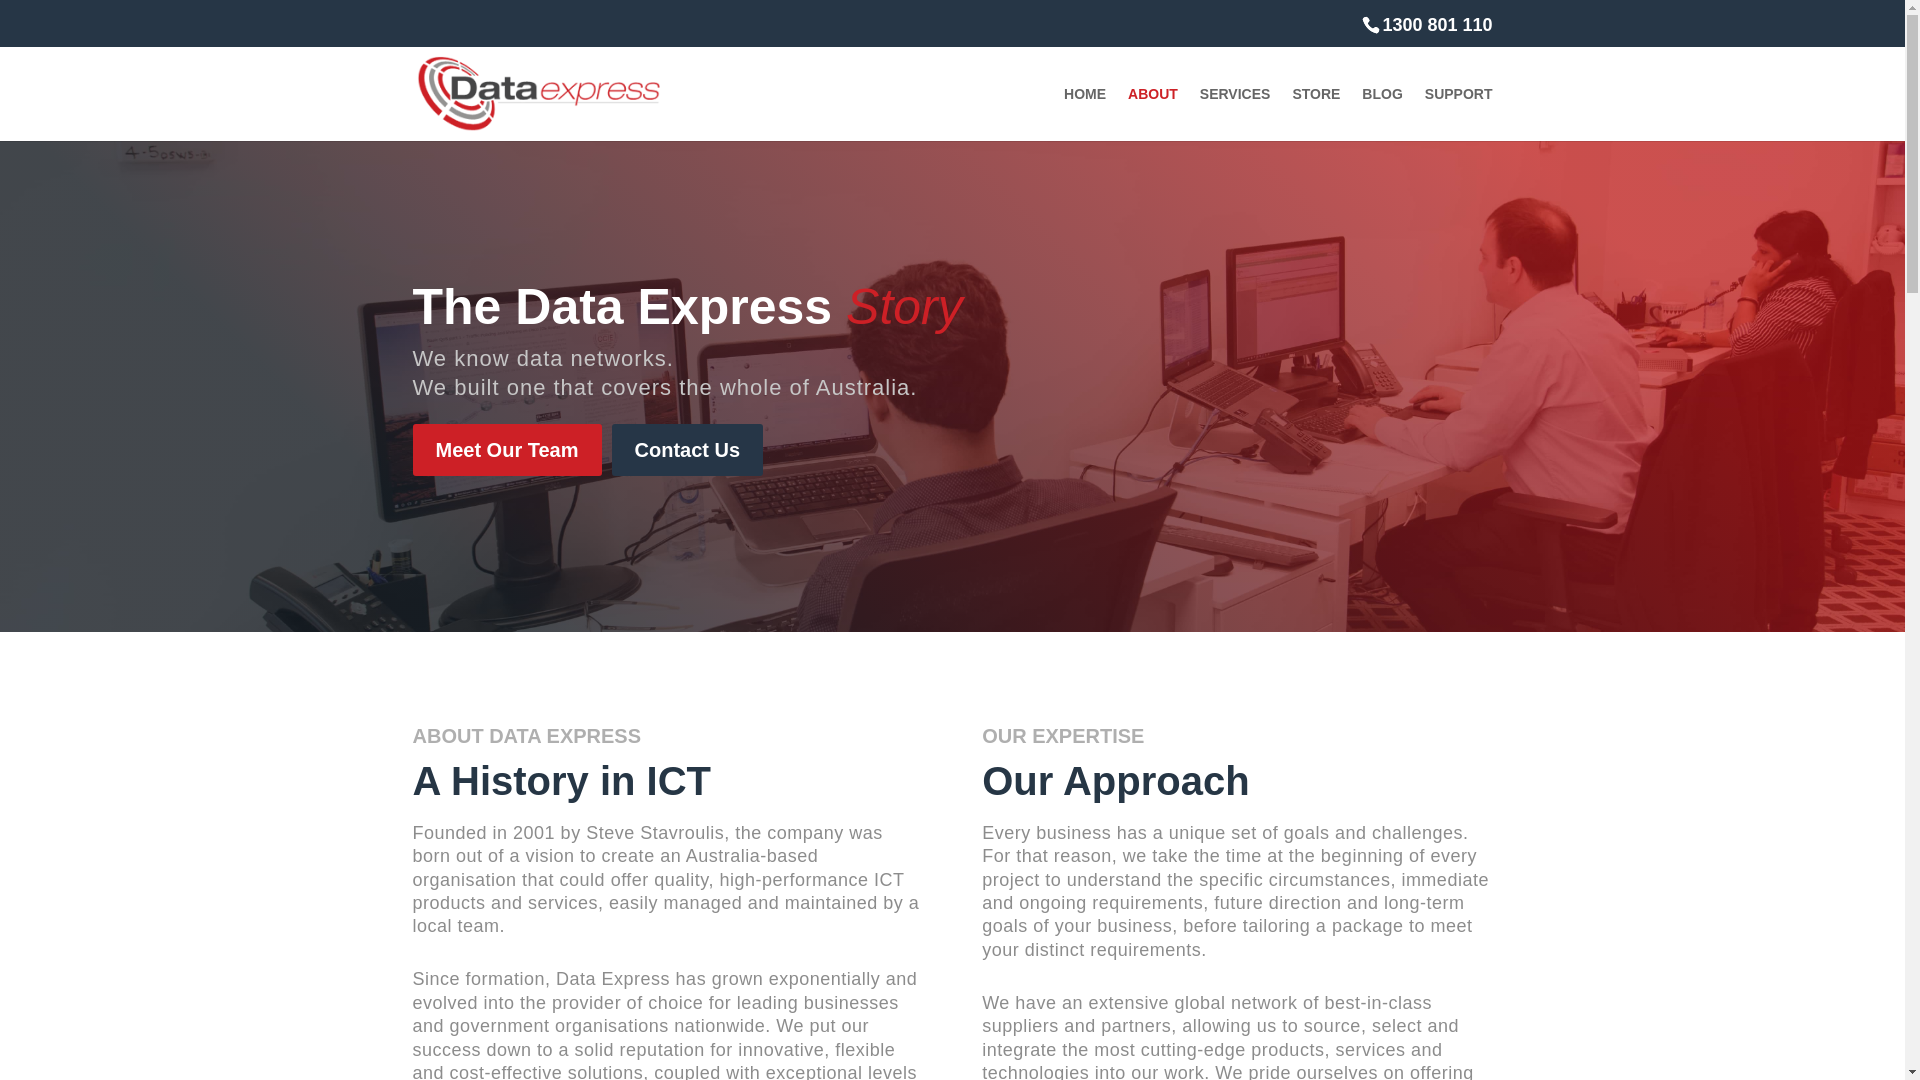 Image resolution: width=1920 pixels, height=1080 pixels. Describe the element at coordinates (506, 450) in the screenshot. I see `'Meet Our Team'` at that location.